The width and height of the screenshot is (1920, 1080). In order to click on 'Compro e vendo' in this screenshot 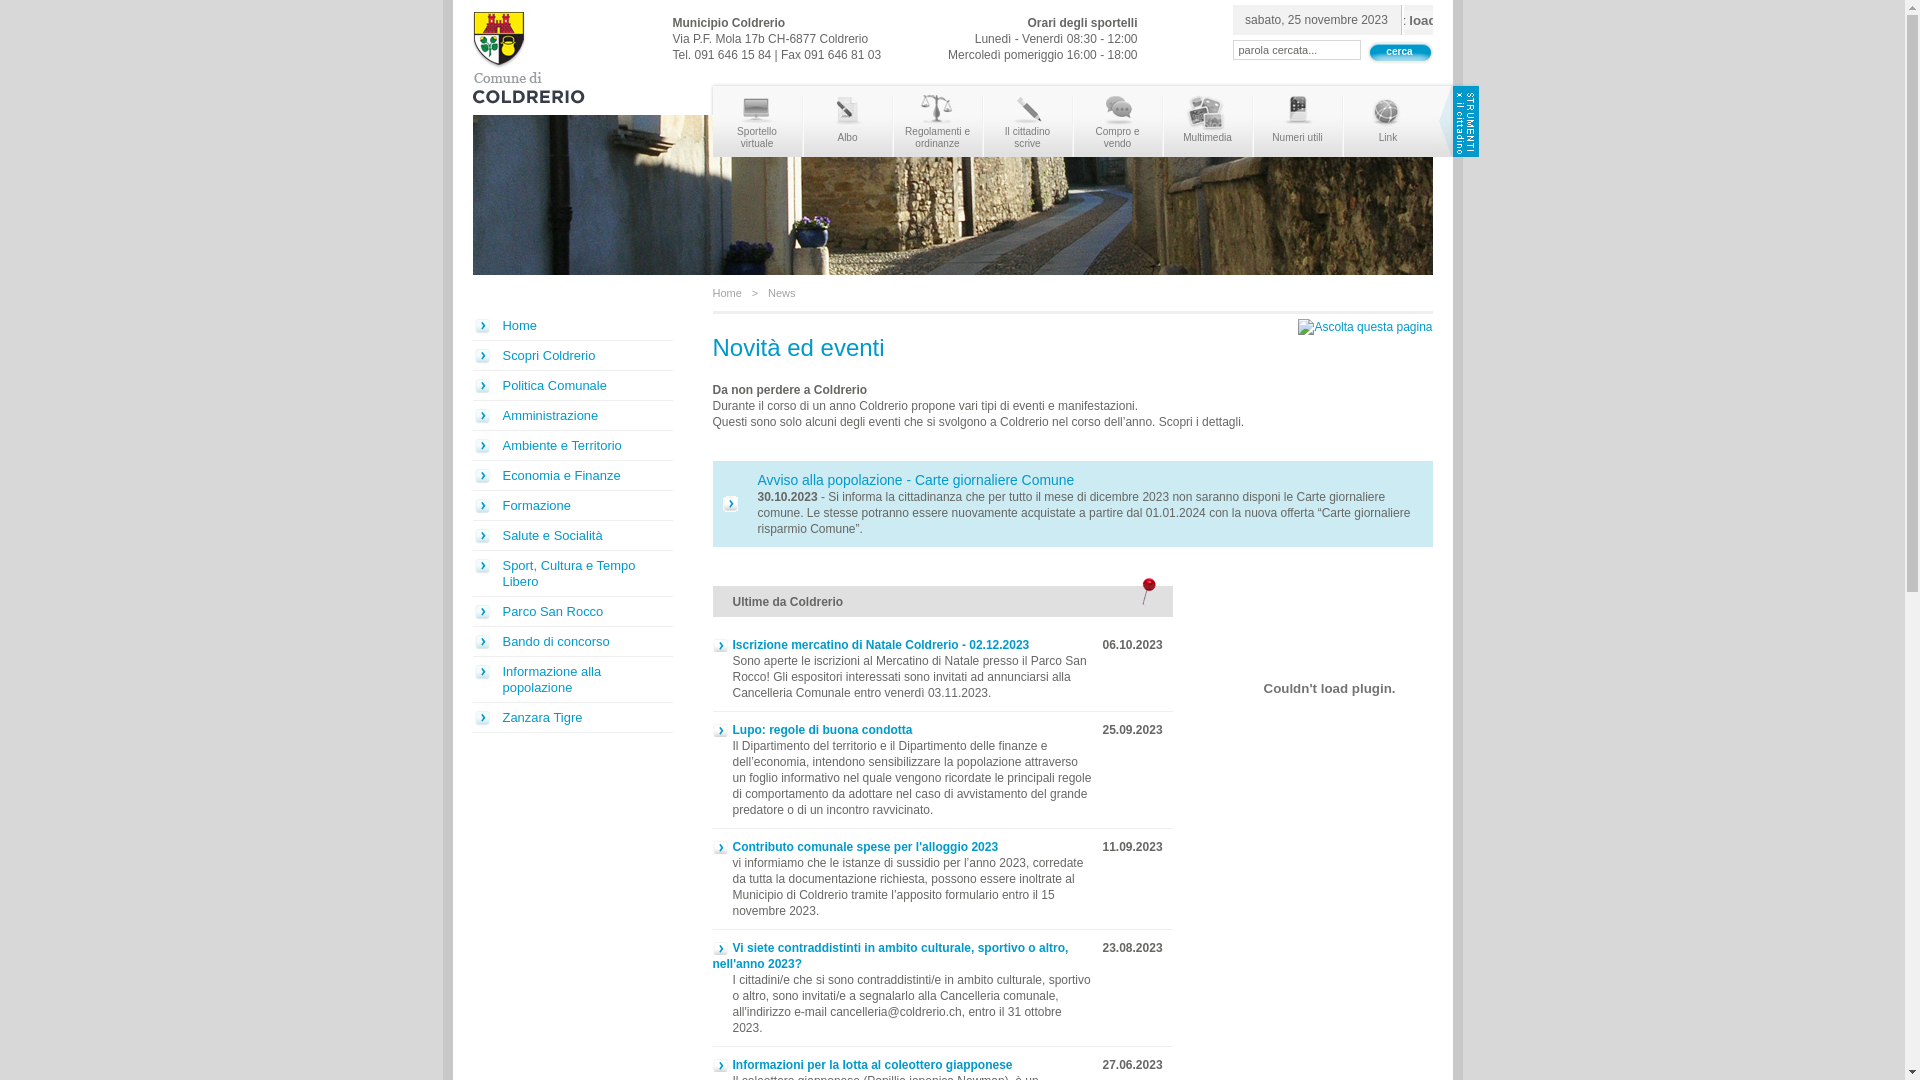, I will do `click(1117, 121)`.